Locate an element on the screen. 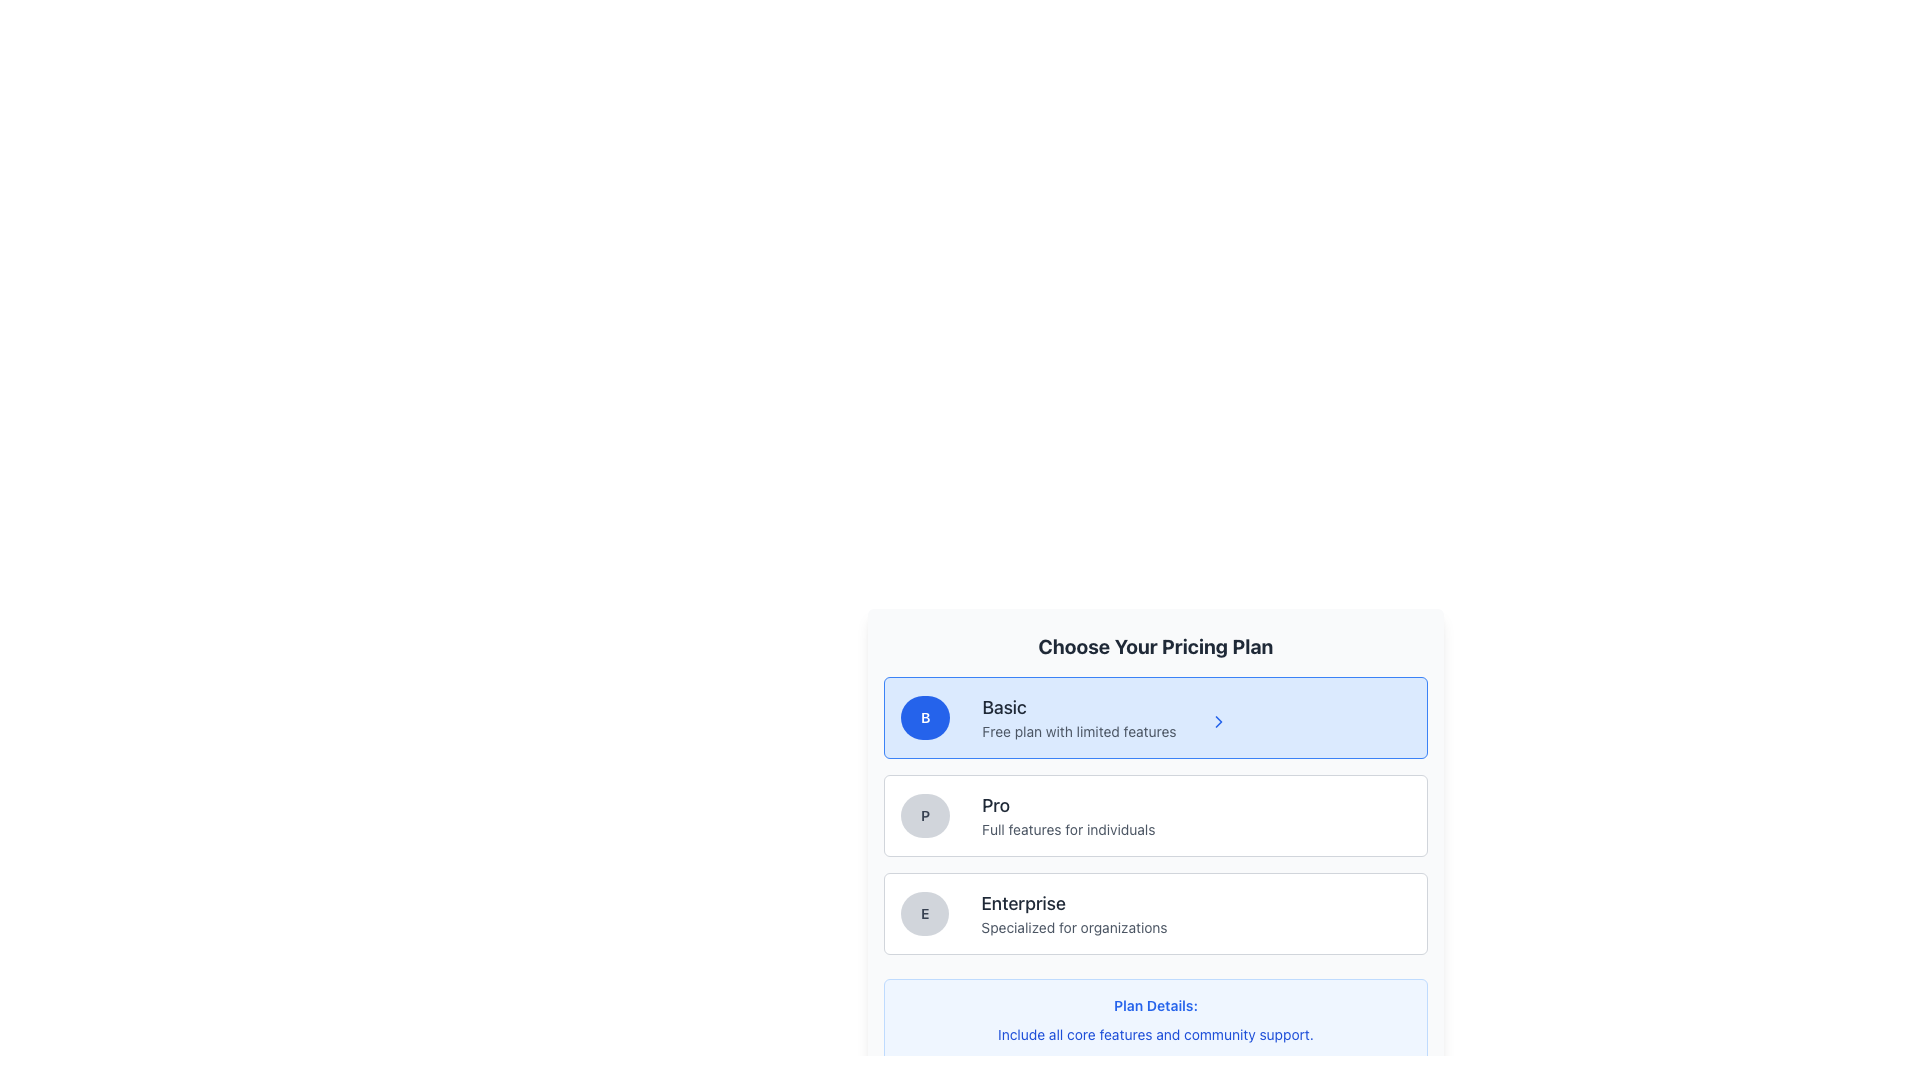 This screenshot has width=1920, height=1080. the text that provides additional details about the 'Basic' plan, located beneath its title in the 'Basic' option card is located at coordinates (1078, 732).